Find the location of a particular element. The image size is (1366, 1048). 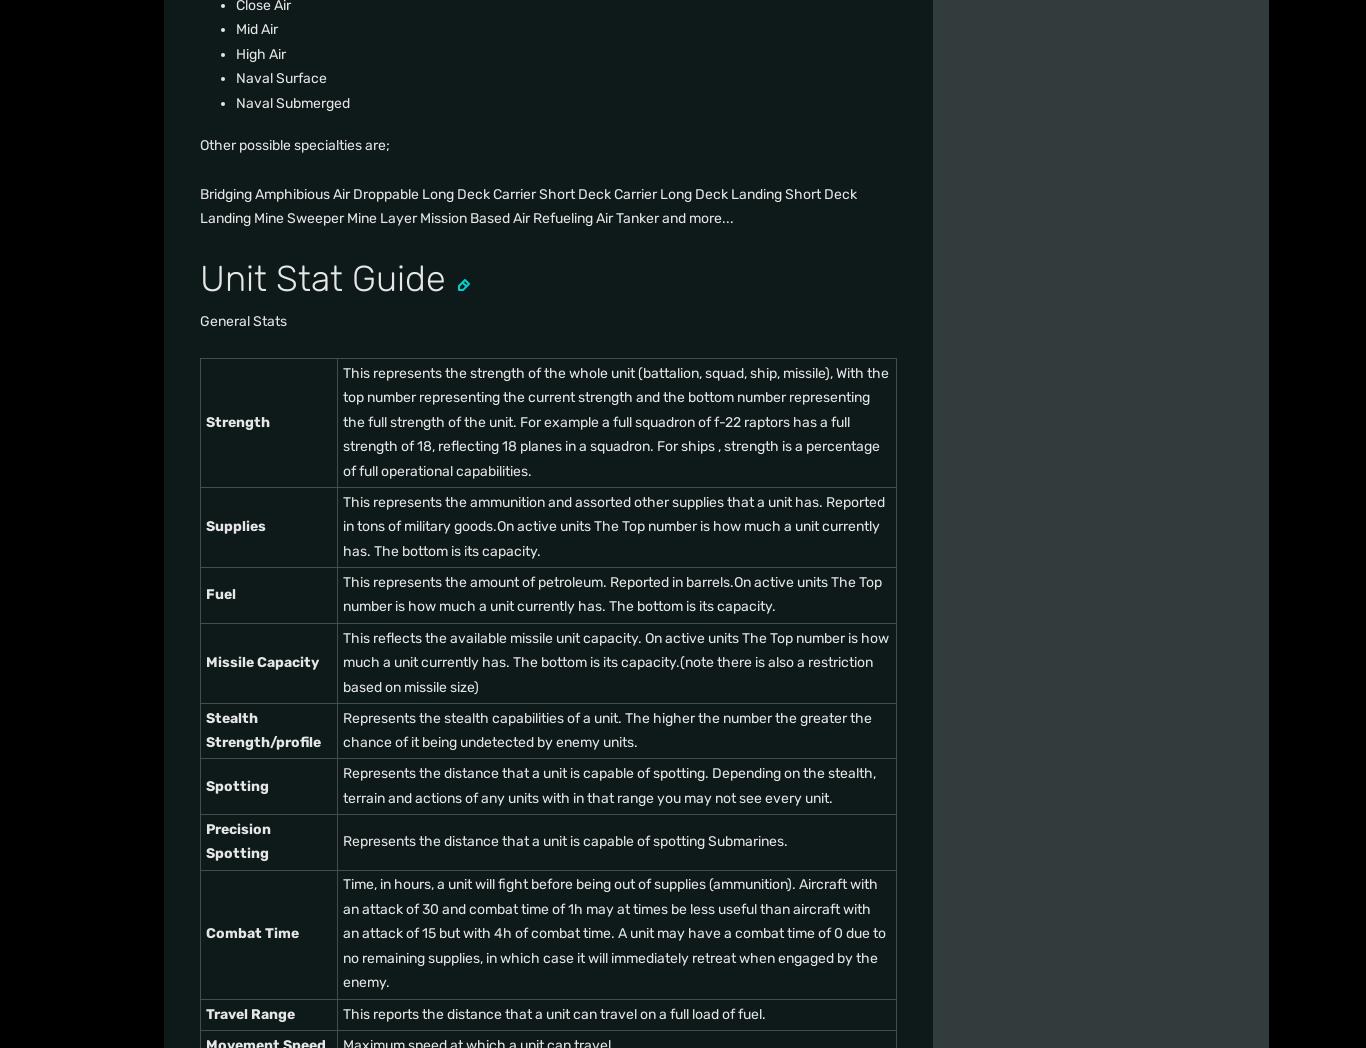

'Fandom' is located at coordinates (249, 308).